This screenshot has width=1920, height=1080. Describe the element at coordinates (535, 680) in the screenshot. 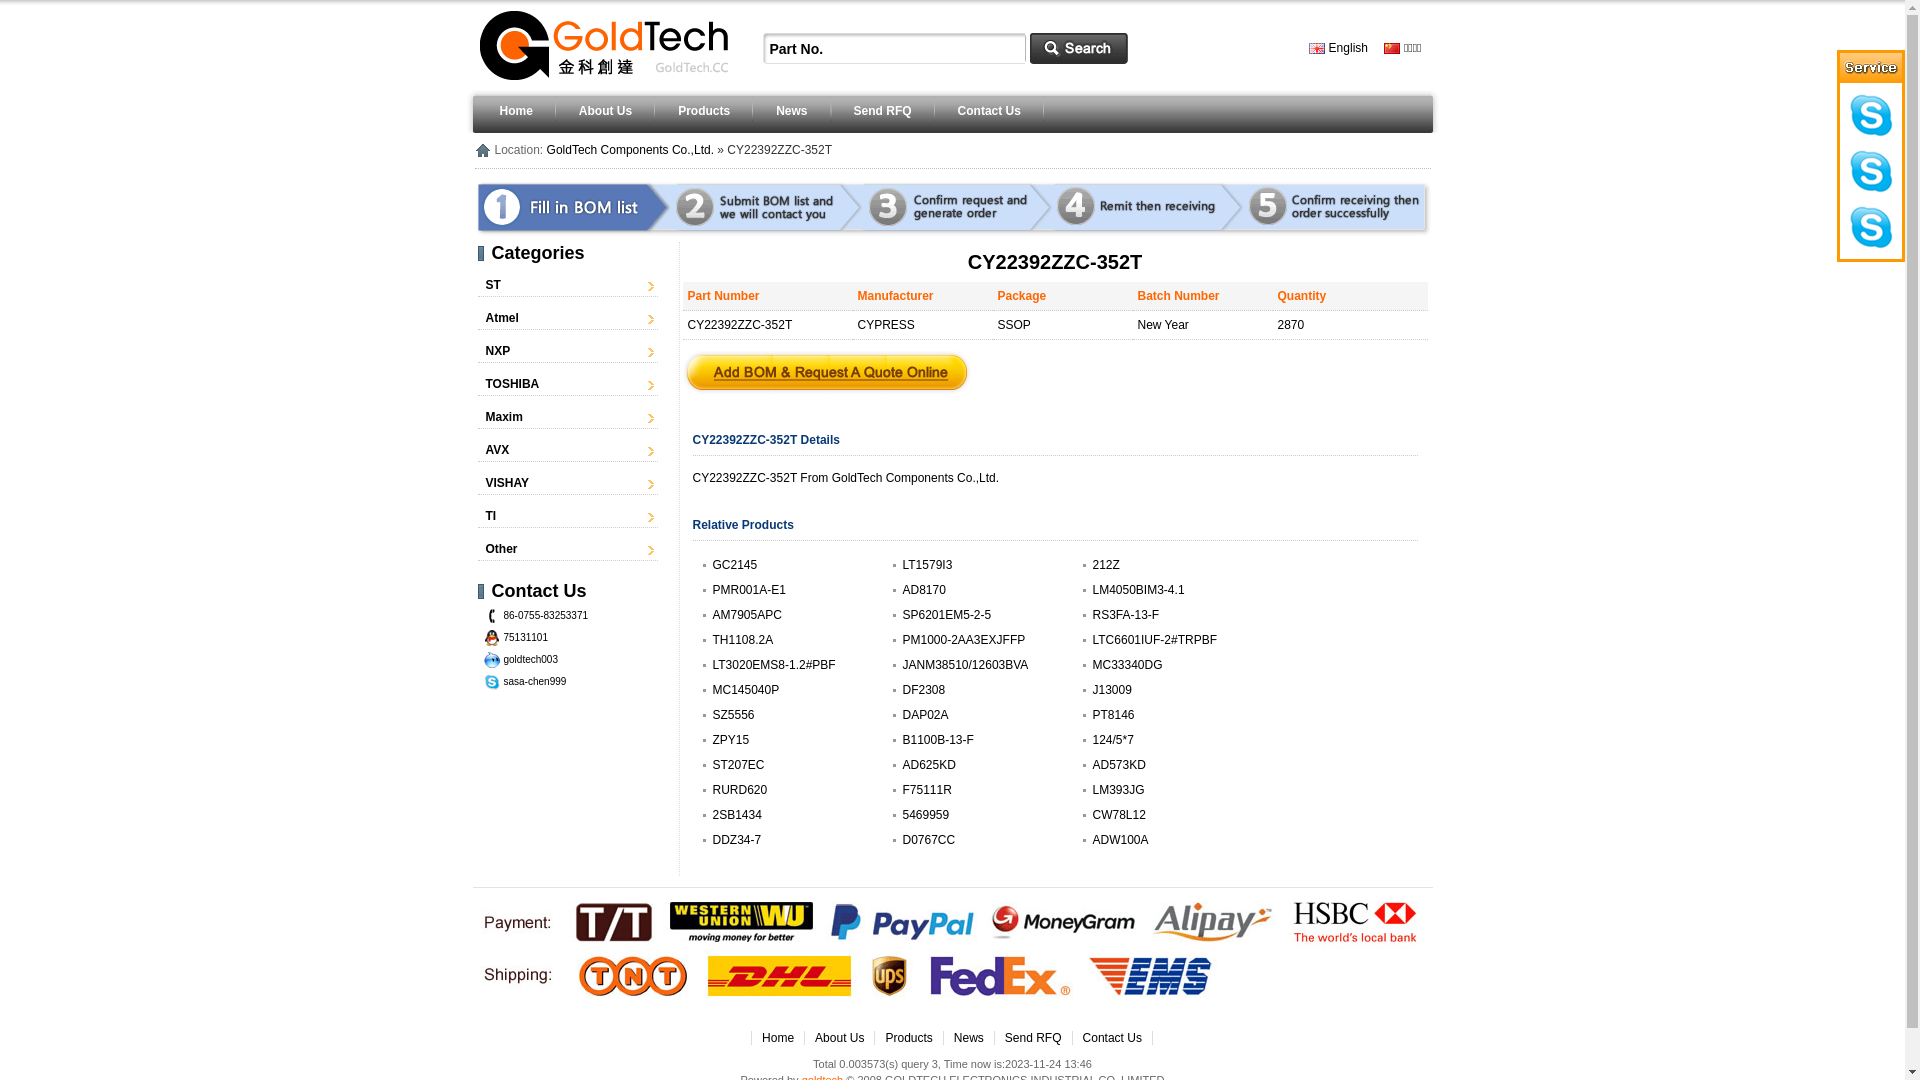

I see `'sasa-chen999'` at that location.